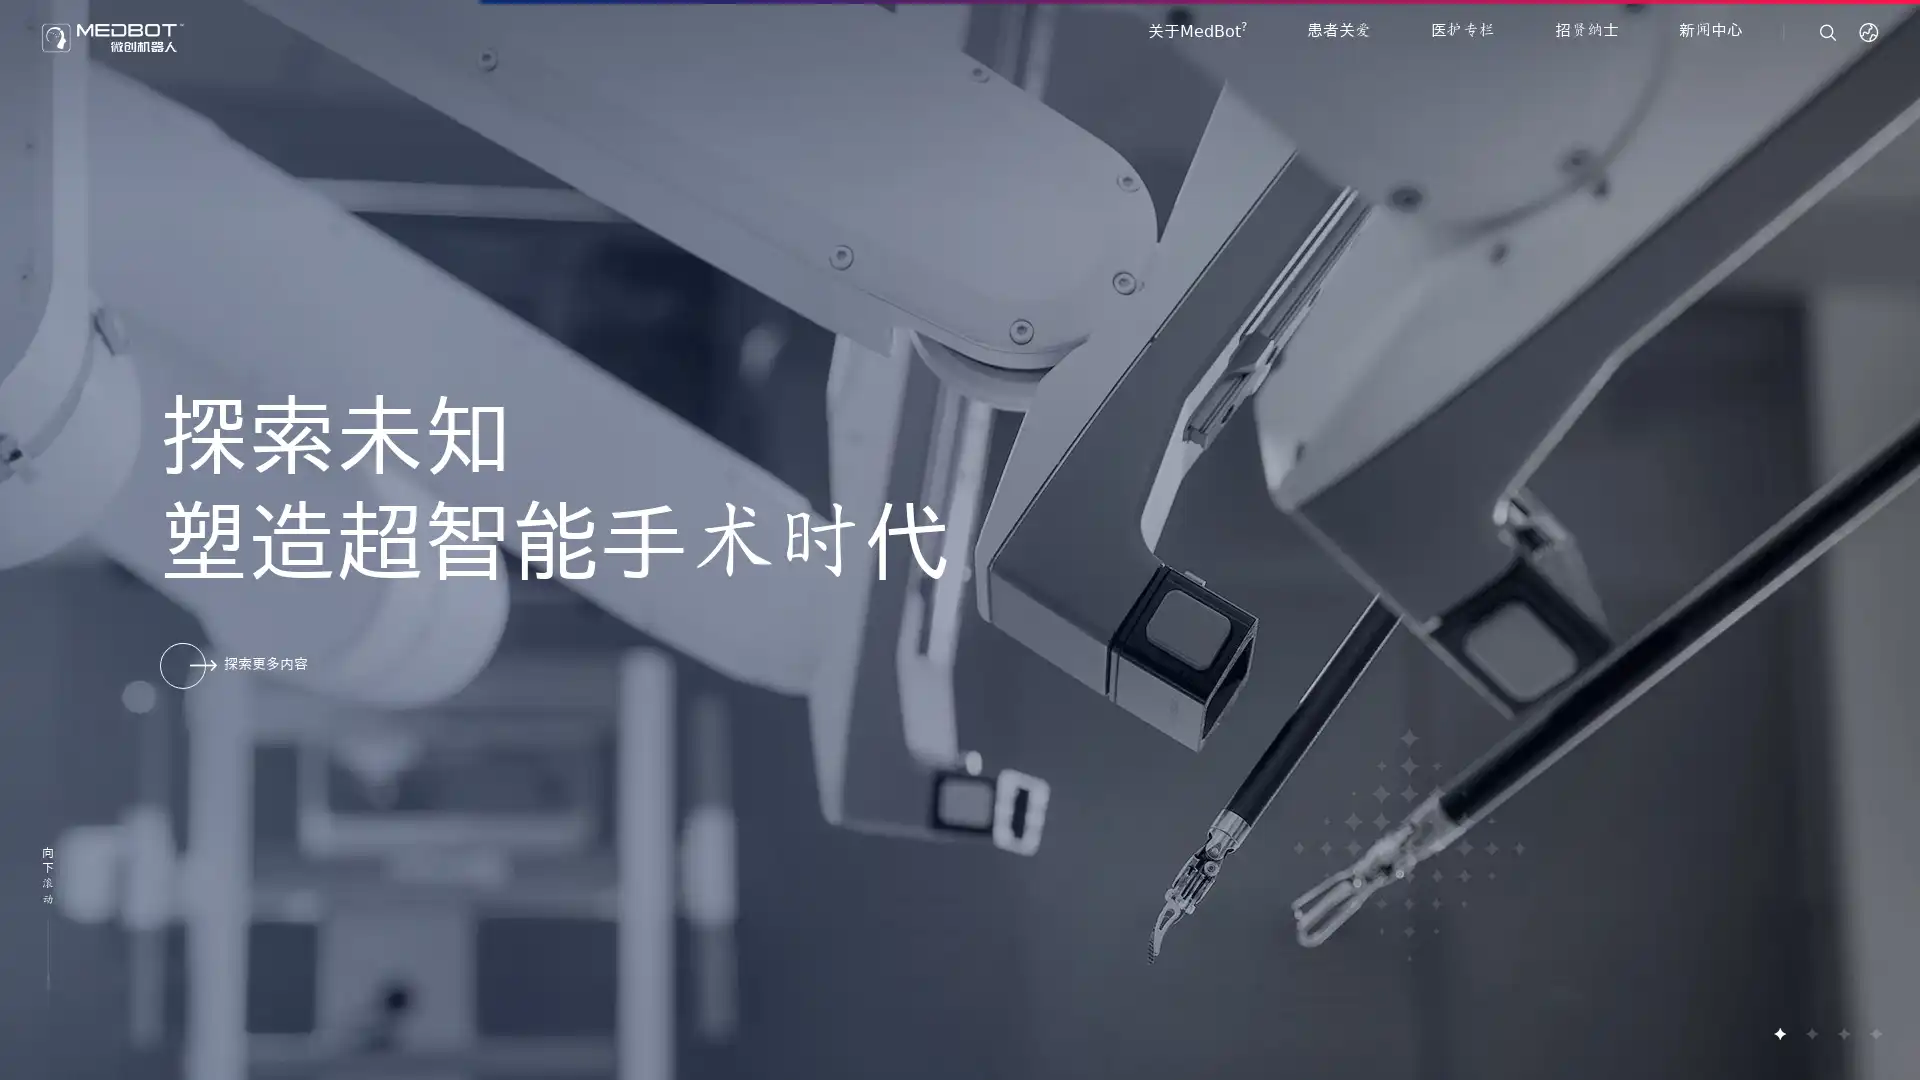 The height and width of the screenshot is (1080, 1920). I want to click on Go to slide 4, so click(1874, 1033).